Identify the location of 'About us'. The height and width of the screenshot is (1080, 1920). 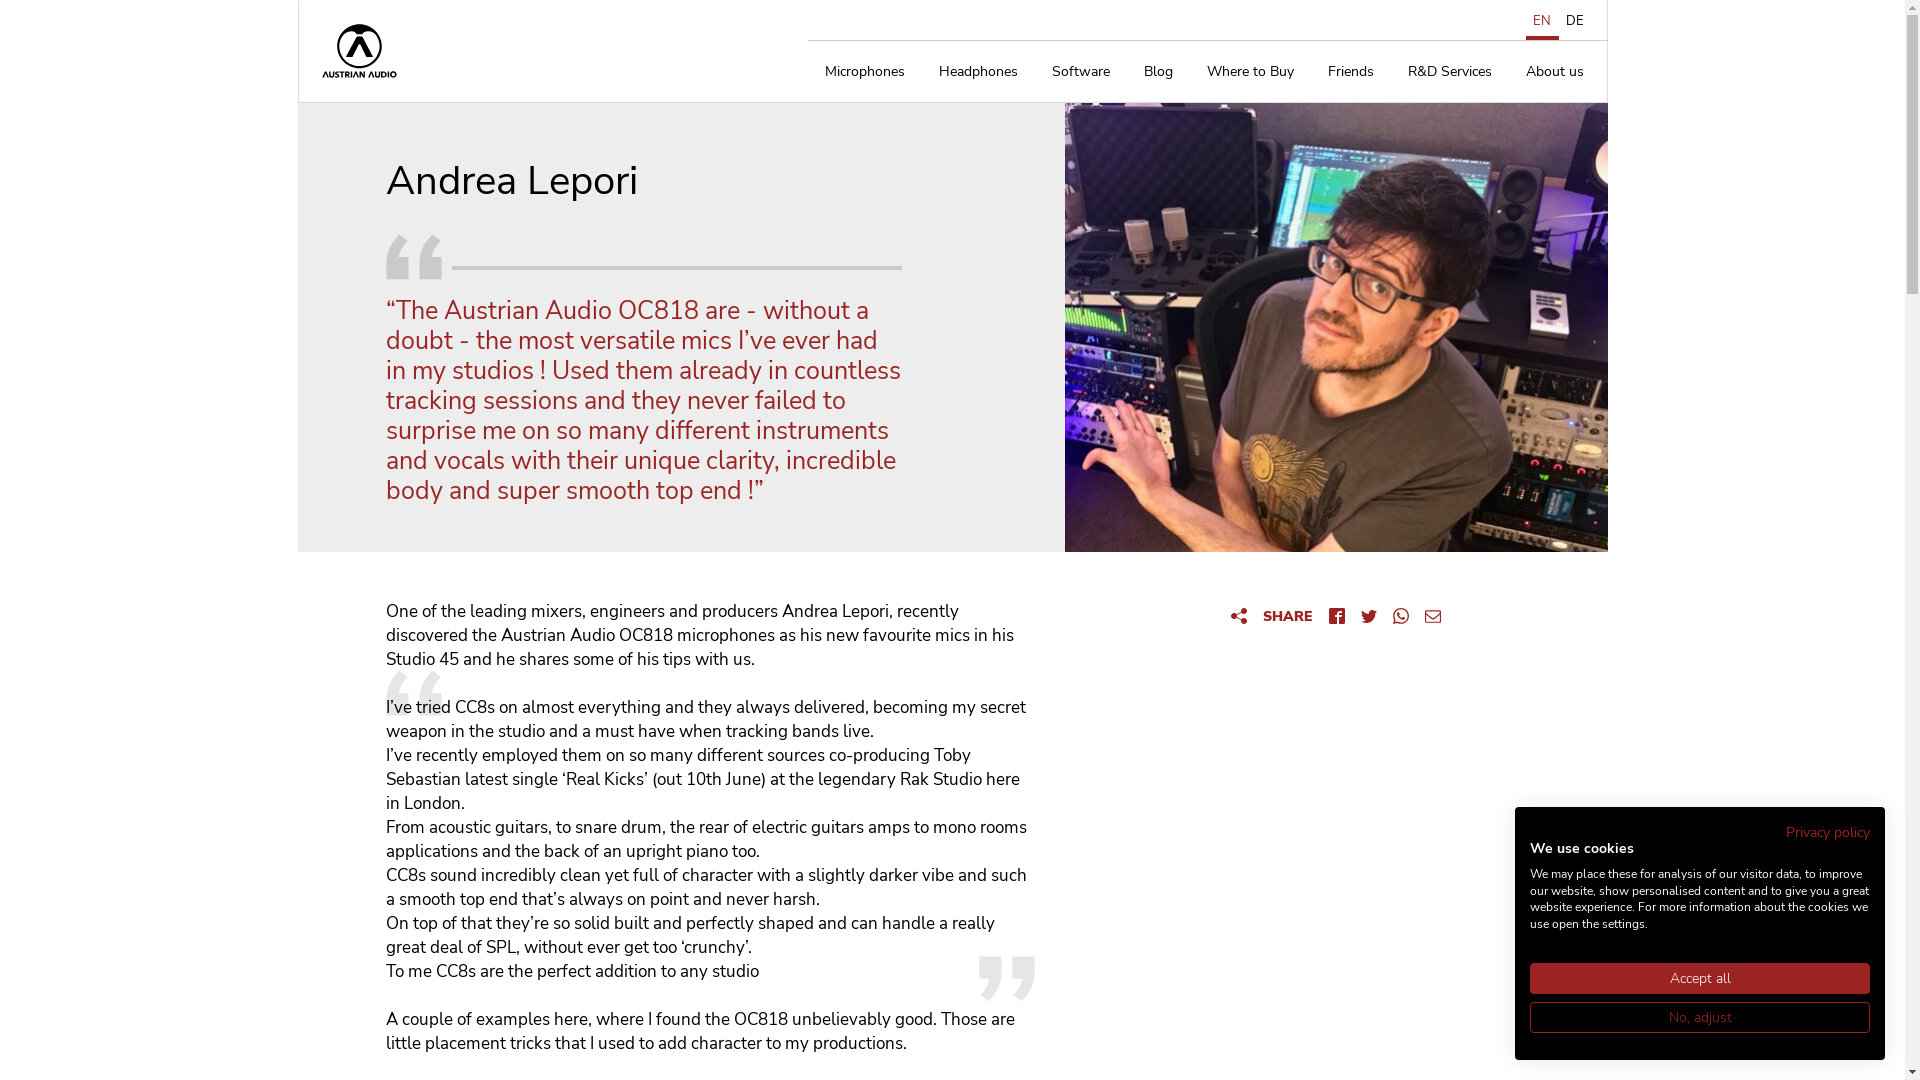
(1553, 71).